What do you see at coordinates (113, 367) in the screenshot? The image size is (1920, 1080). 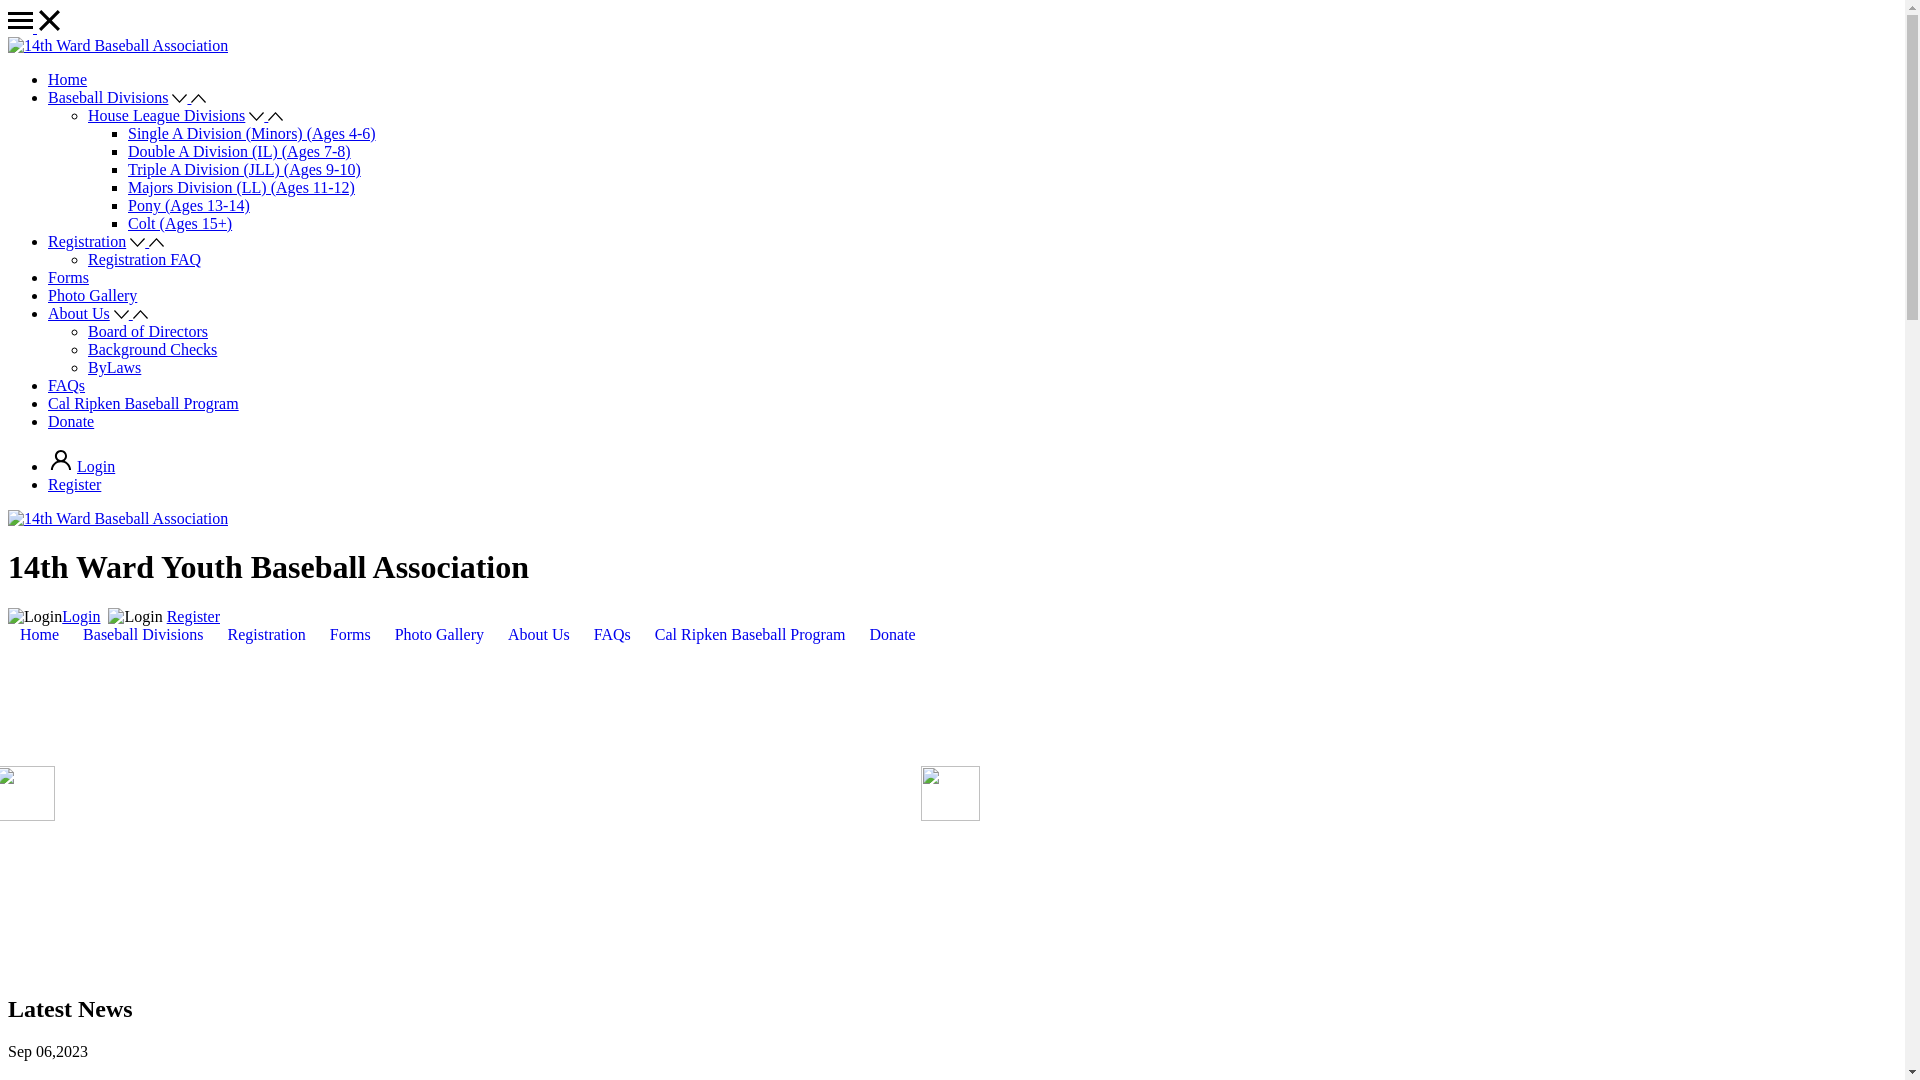 I see `'ByLaws'` at bounding box center [113, 367].